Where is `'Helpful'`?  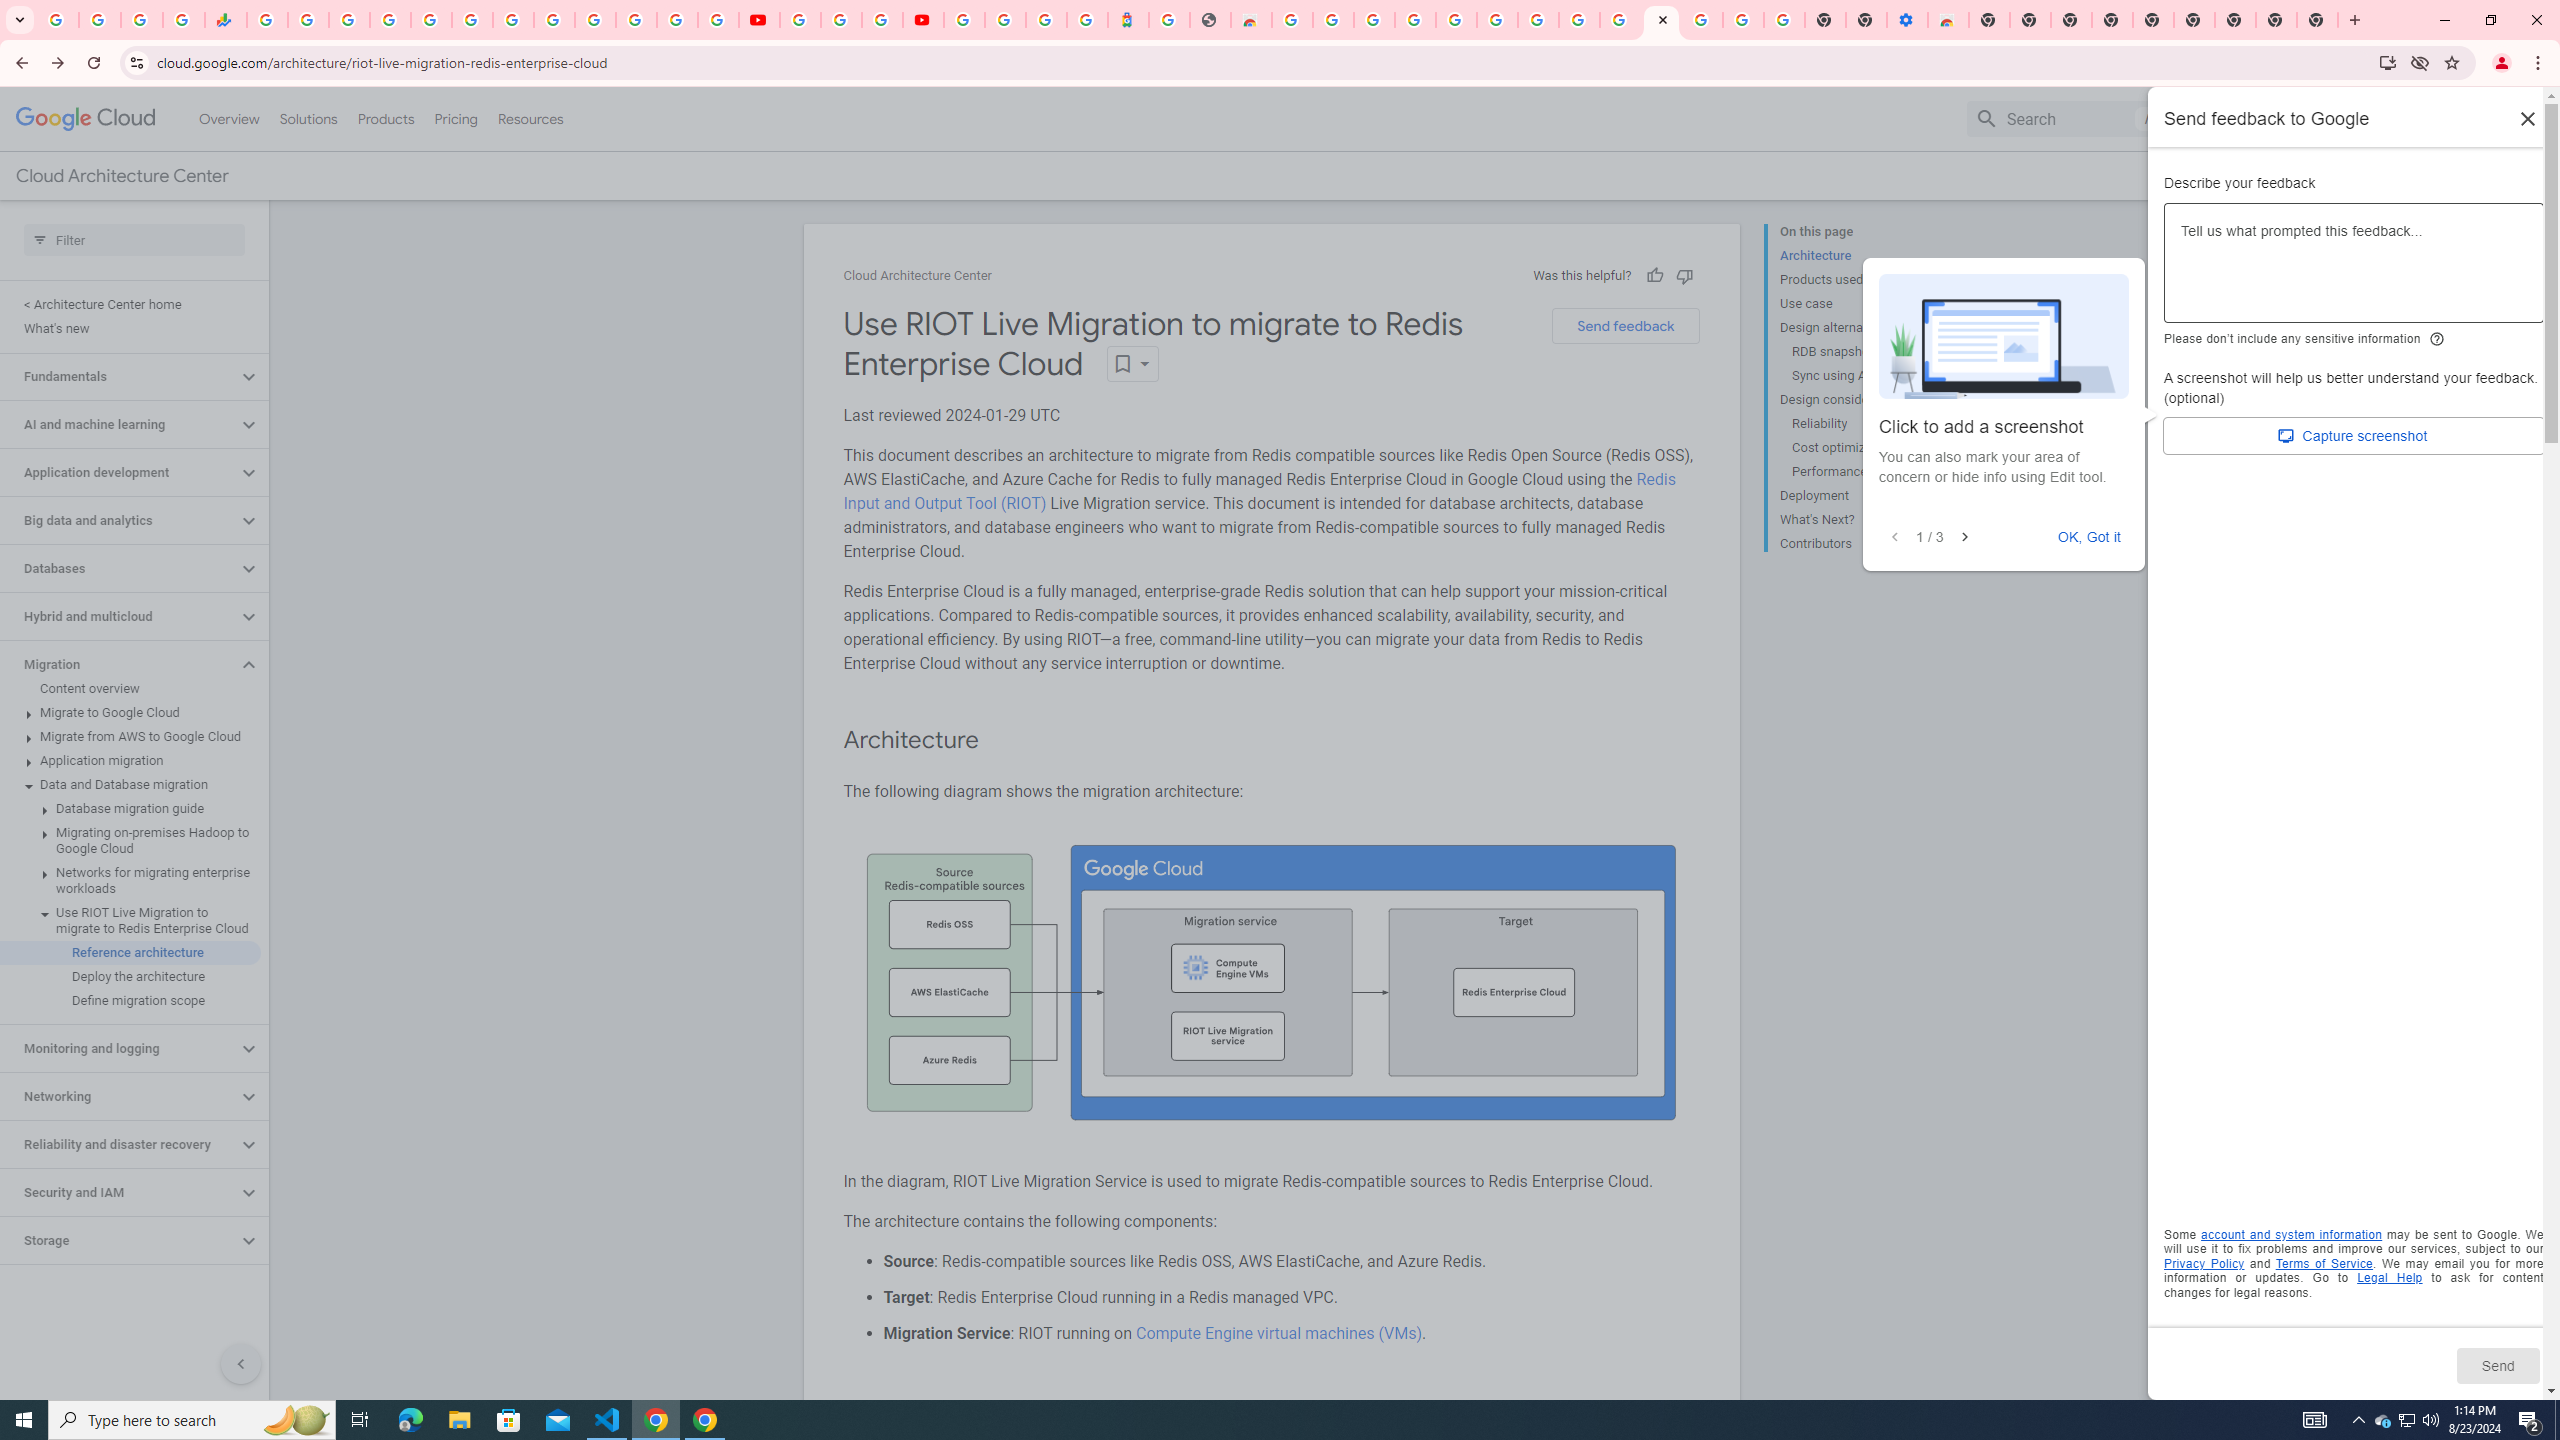
'Helpful' is located at coordinates (1652, 275).